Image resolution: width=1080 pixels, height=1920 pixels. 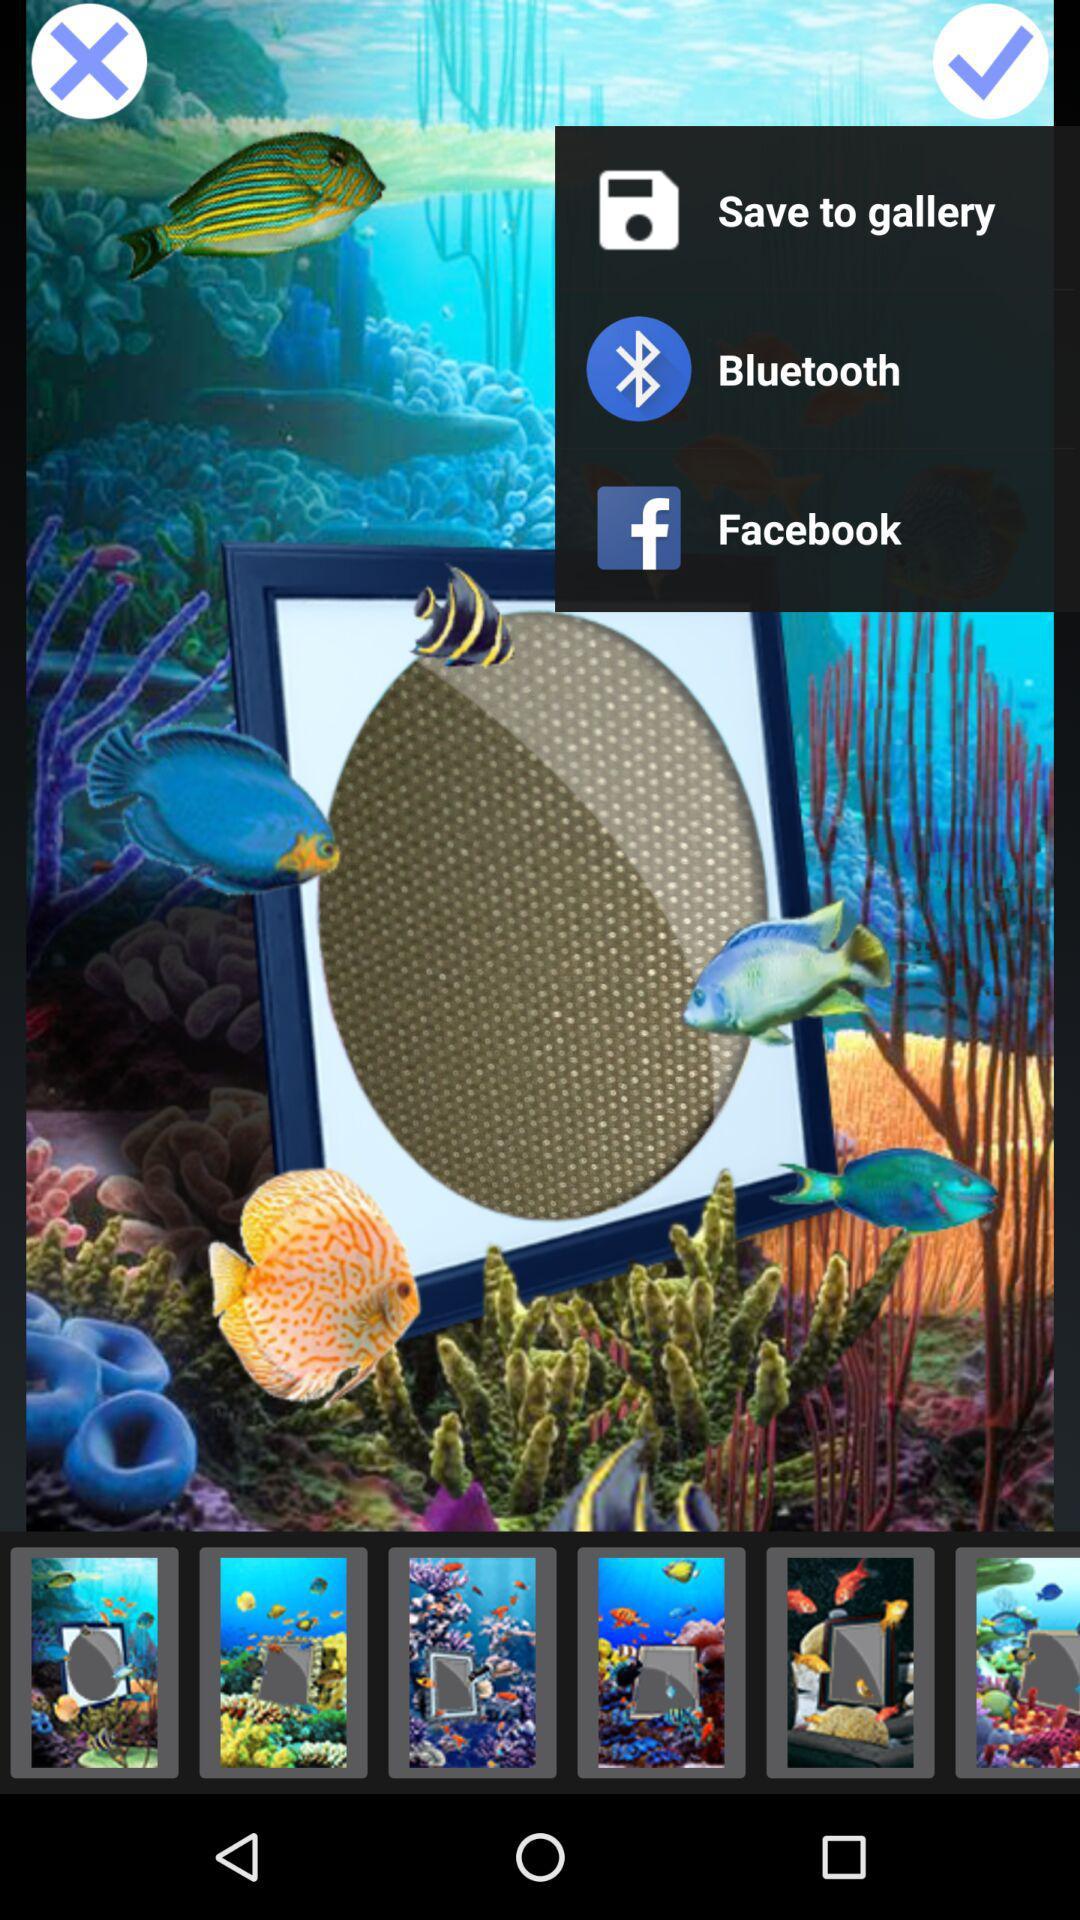 What do you see at coordinates (850, 1662) in the screenshot?
I see `the picture to display` at bounding box center [850, 1662].